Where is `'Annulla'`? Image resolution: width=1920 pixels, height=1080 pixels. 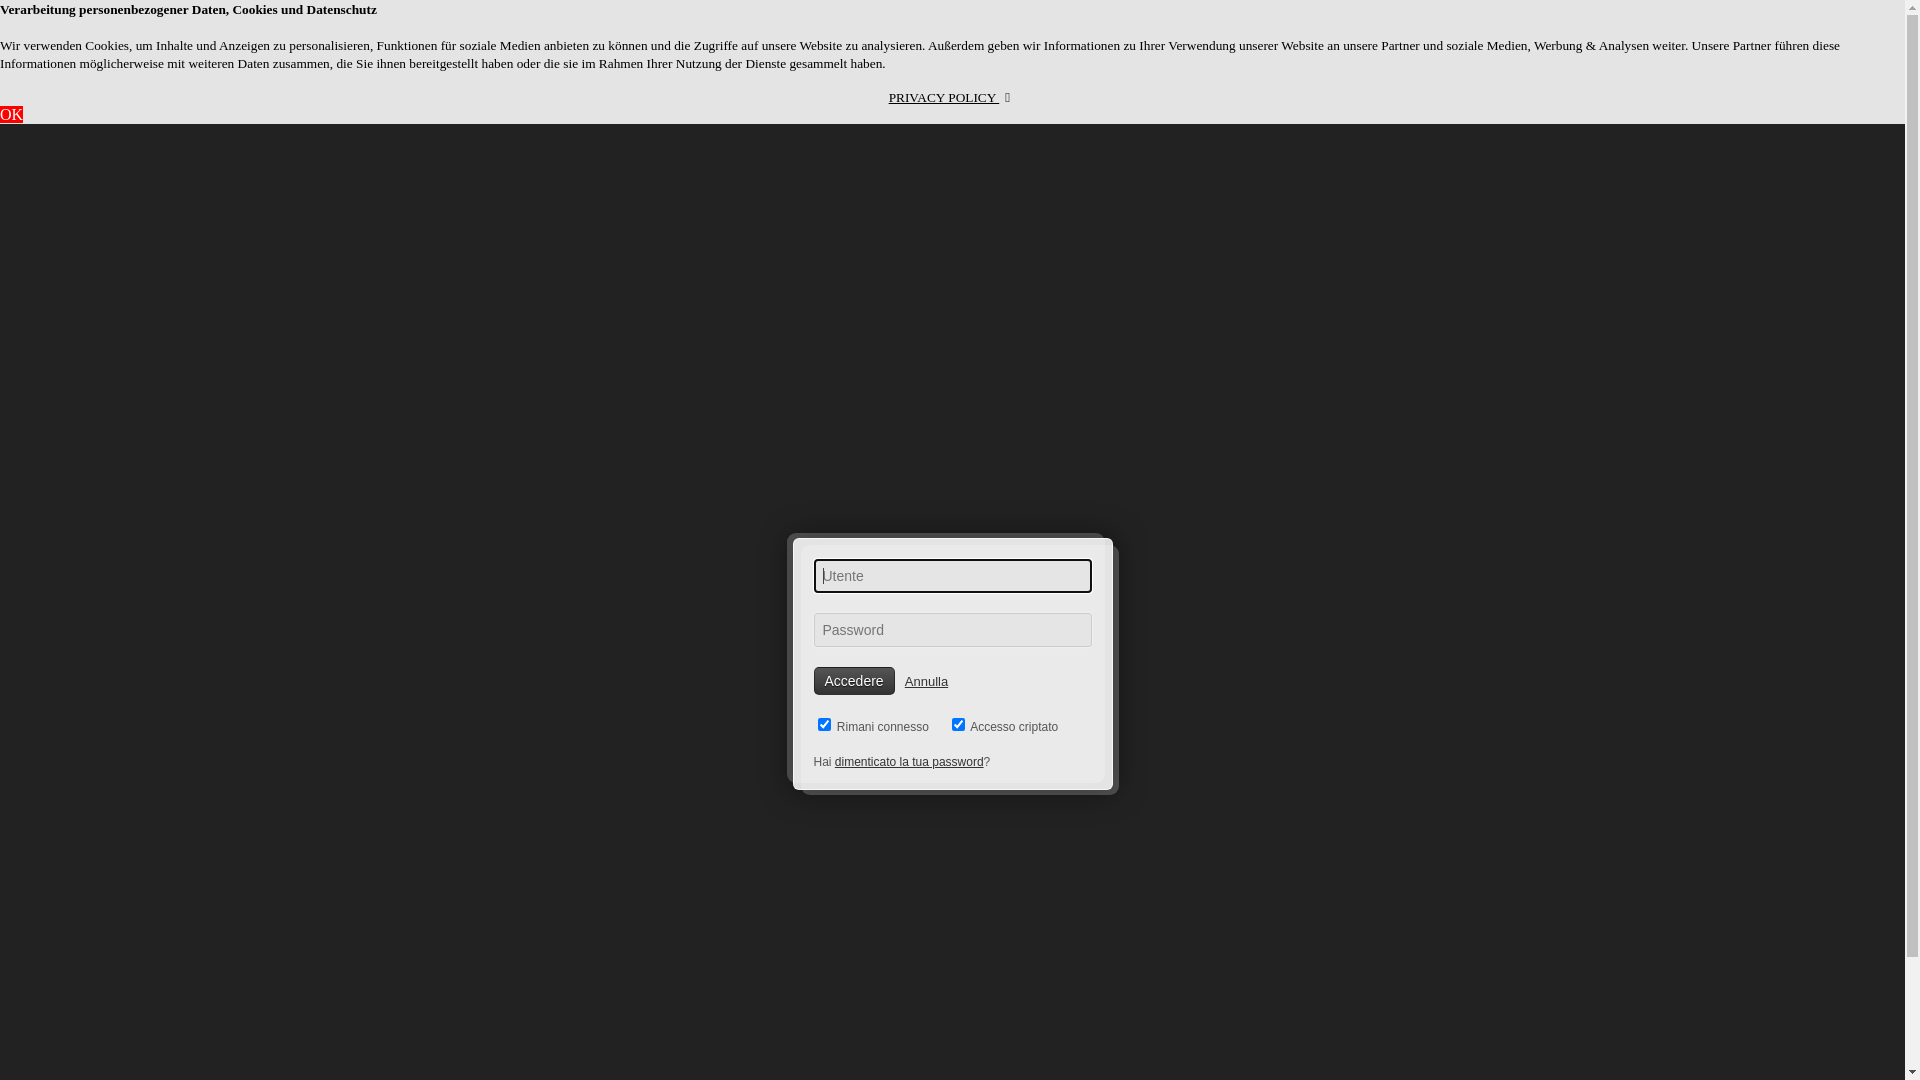
'Annulla' is located at coordinates (904, 680).